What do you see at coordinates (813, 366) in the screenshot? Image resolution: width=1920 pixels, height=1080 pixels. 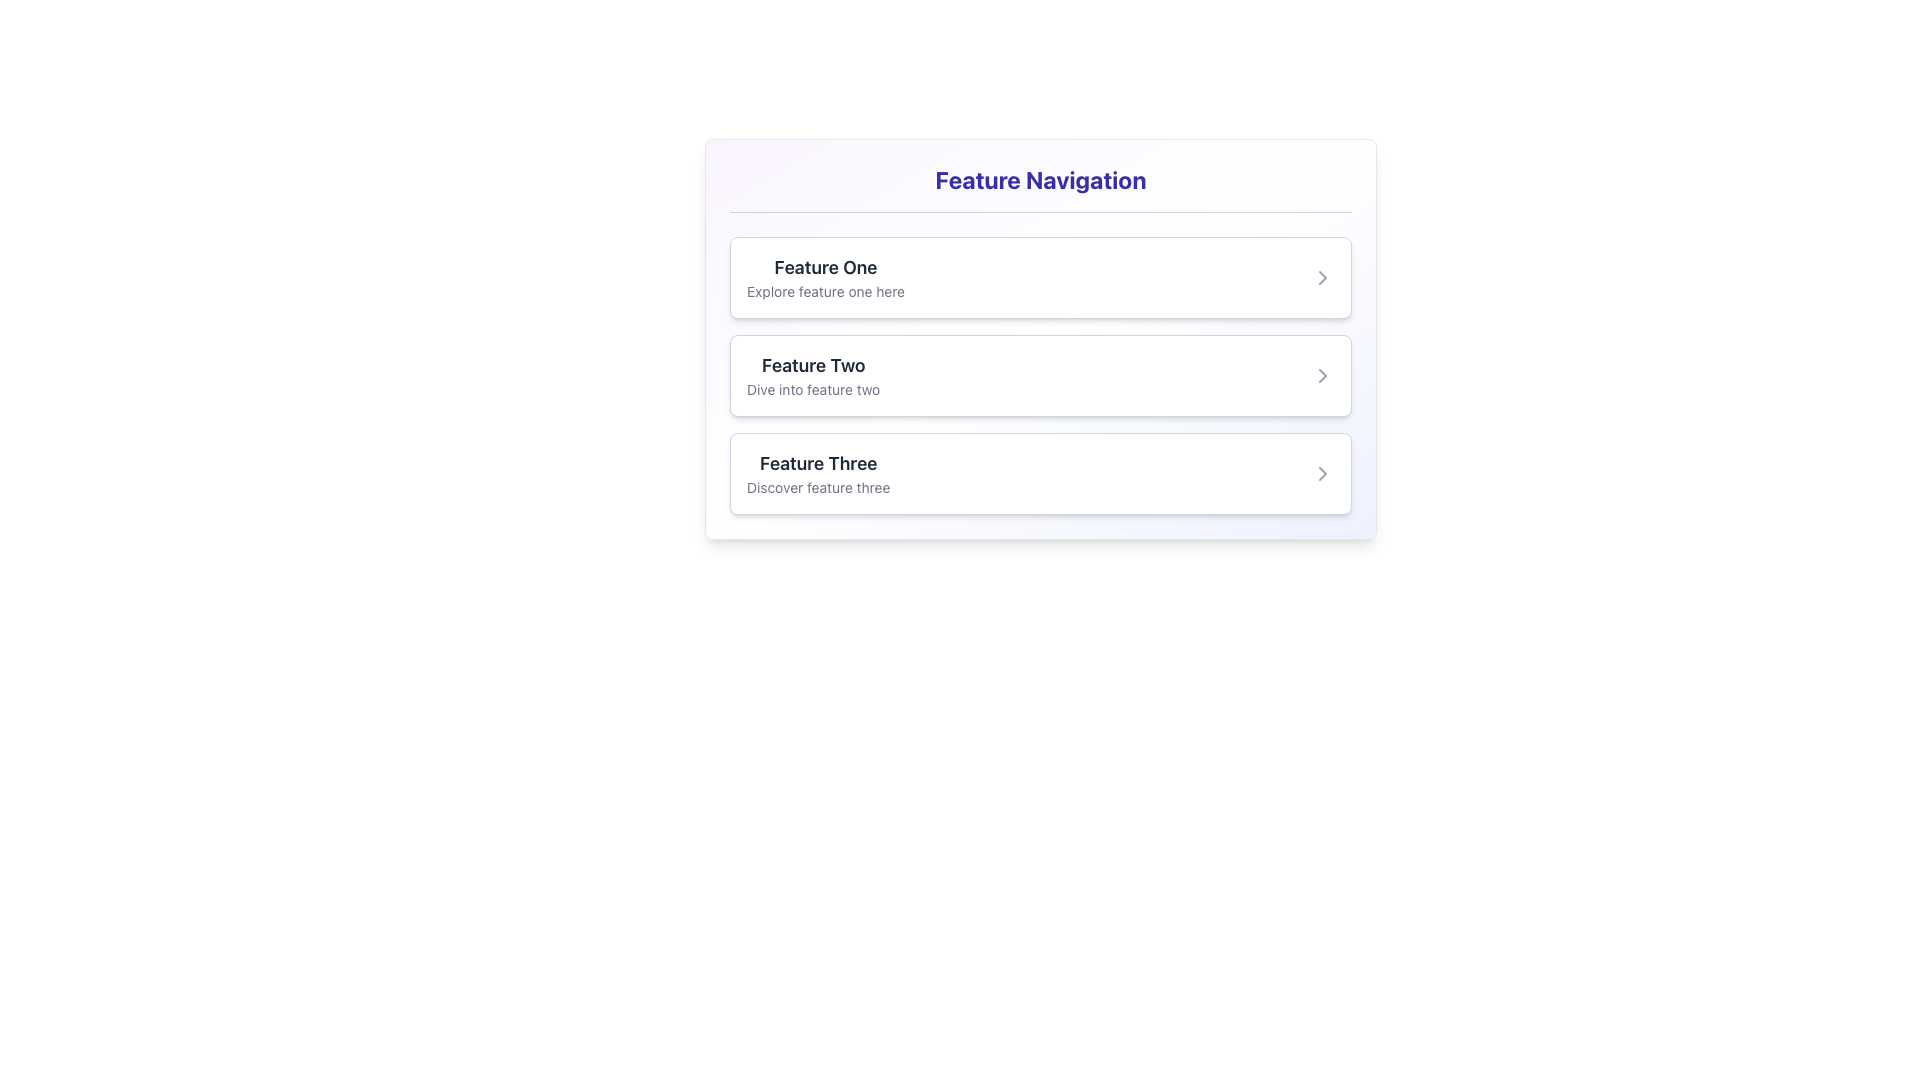 I see `the Text Label that serves as the title for the second feature description in the navigational interface, located between 'Feature One' and the smaller text snippet 'Dive into feature two'` at bounding box center [813, 366].